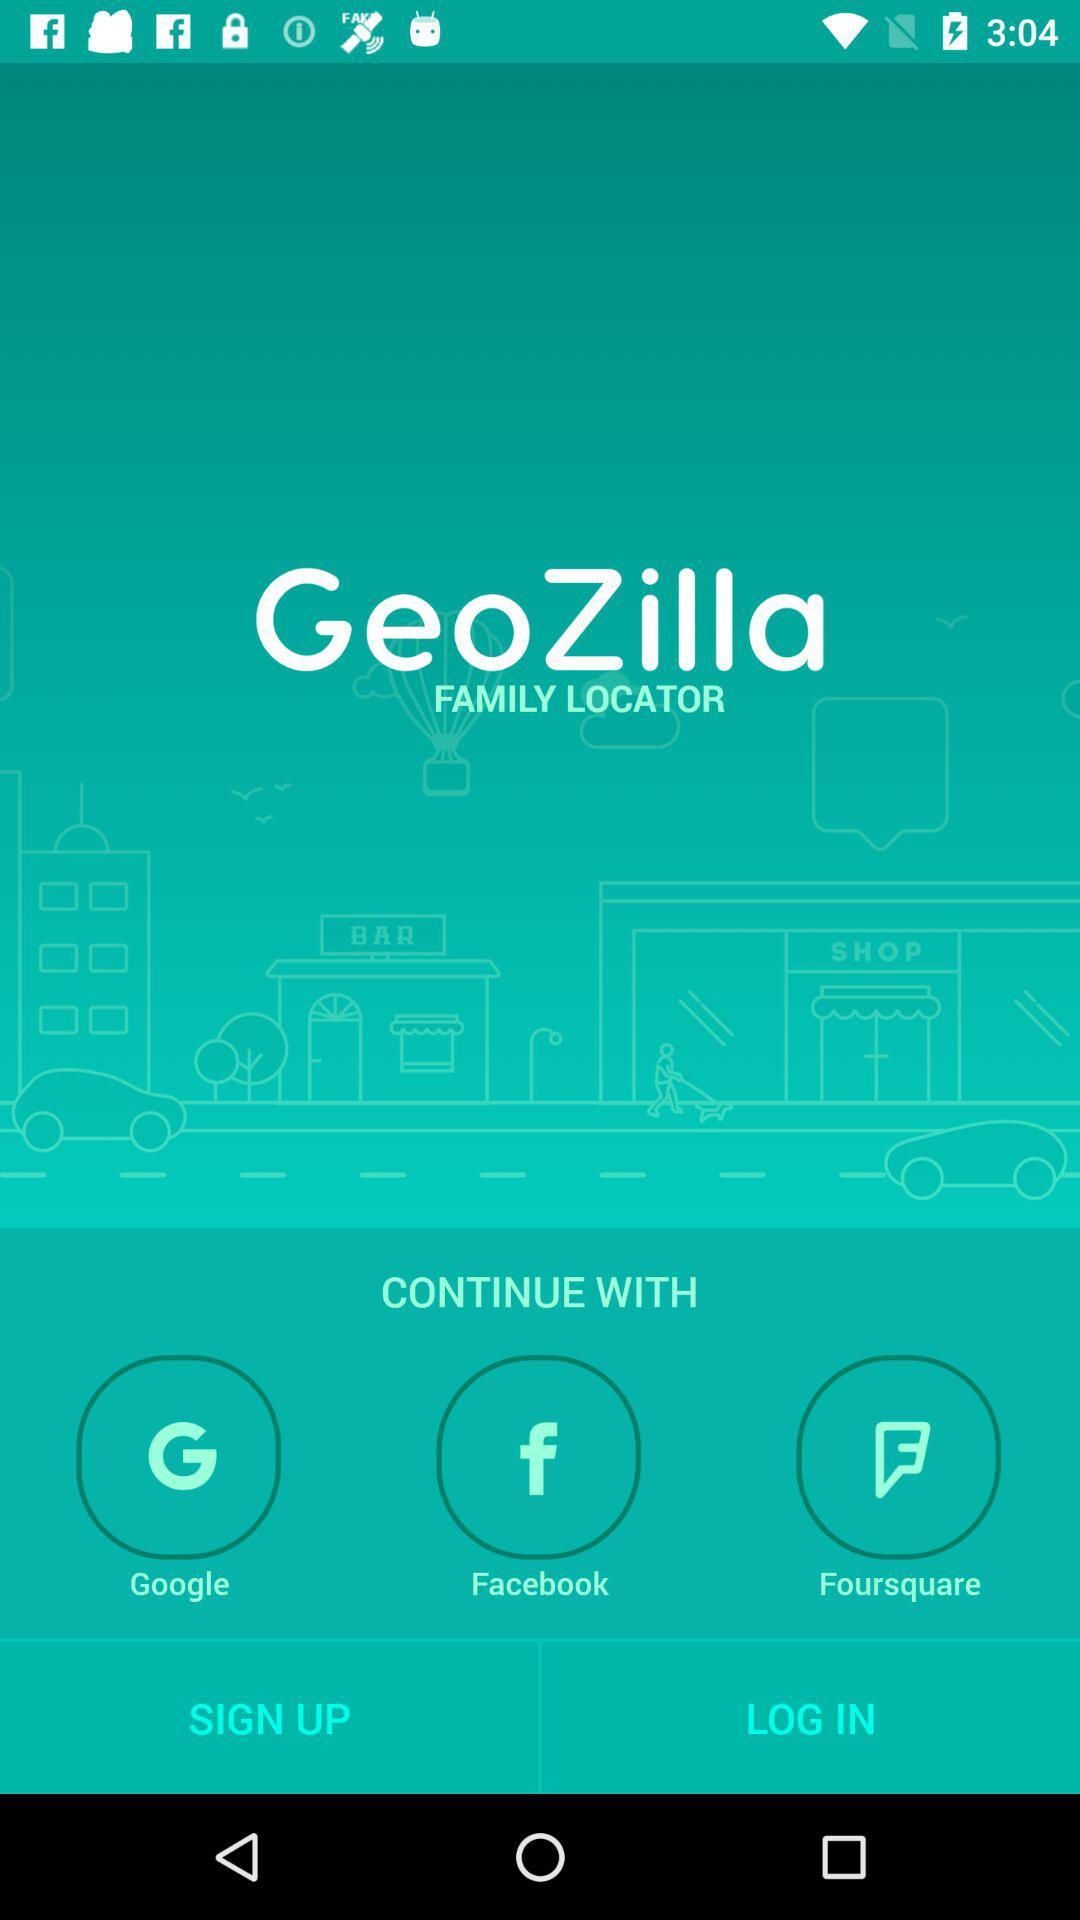 This screenshot has height=1920, width=1080. I want to click on log in item, so click(810, 1716).